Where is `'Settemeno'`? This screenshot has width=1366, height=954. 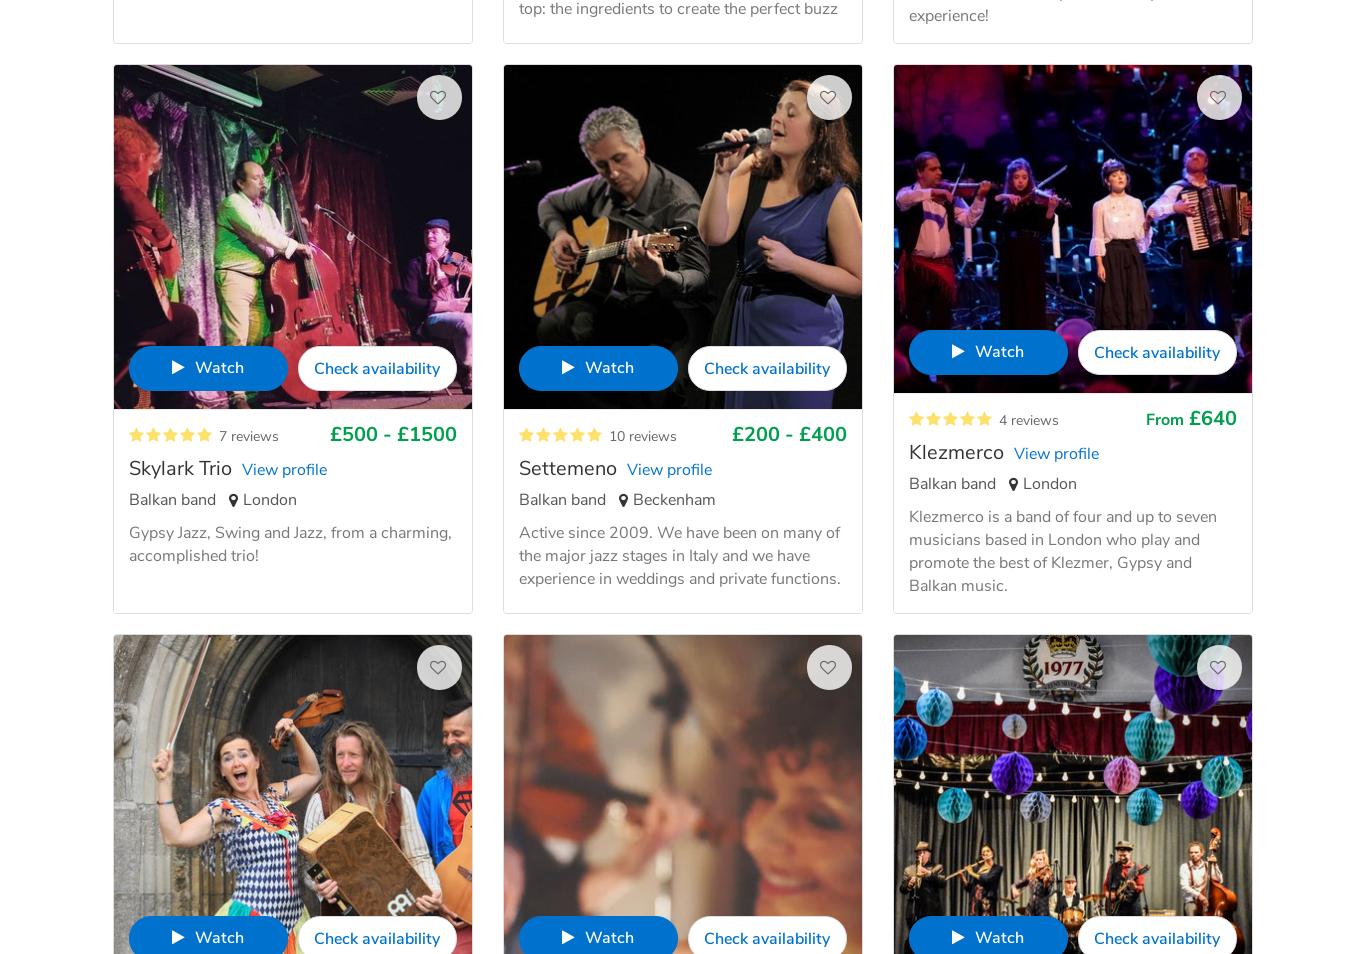
'Settemeno' is located at coordinates (567, 468).